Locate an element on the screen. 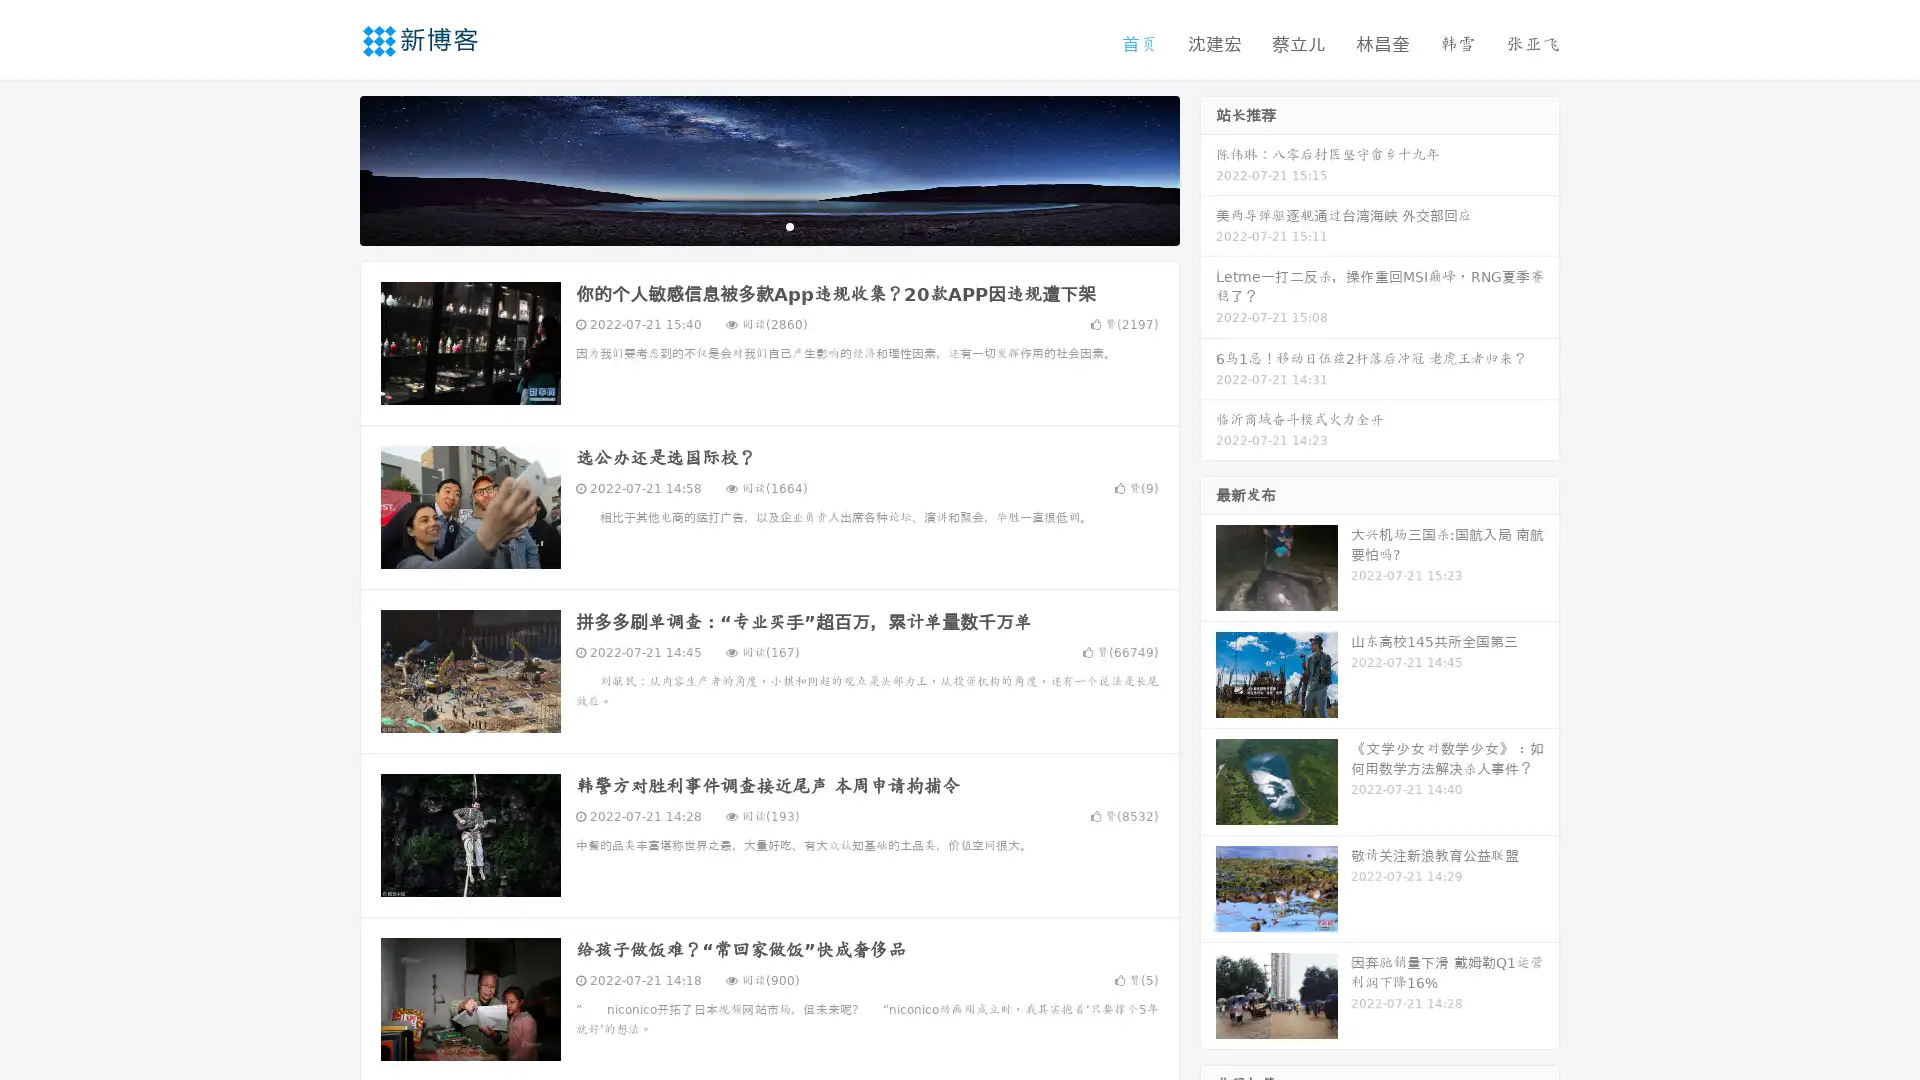 The height and width of the screenshot is (1080, 1920). Next slide is located at coordinates (1208, 168).